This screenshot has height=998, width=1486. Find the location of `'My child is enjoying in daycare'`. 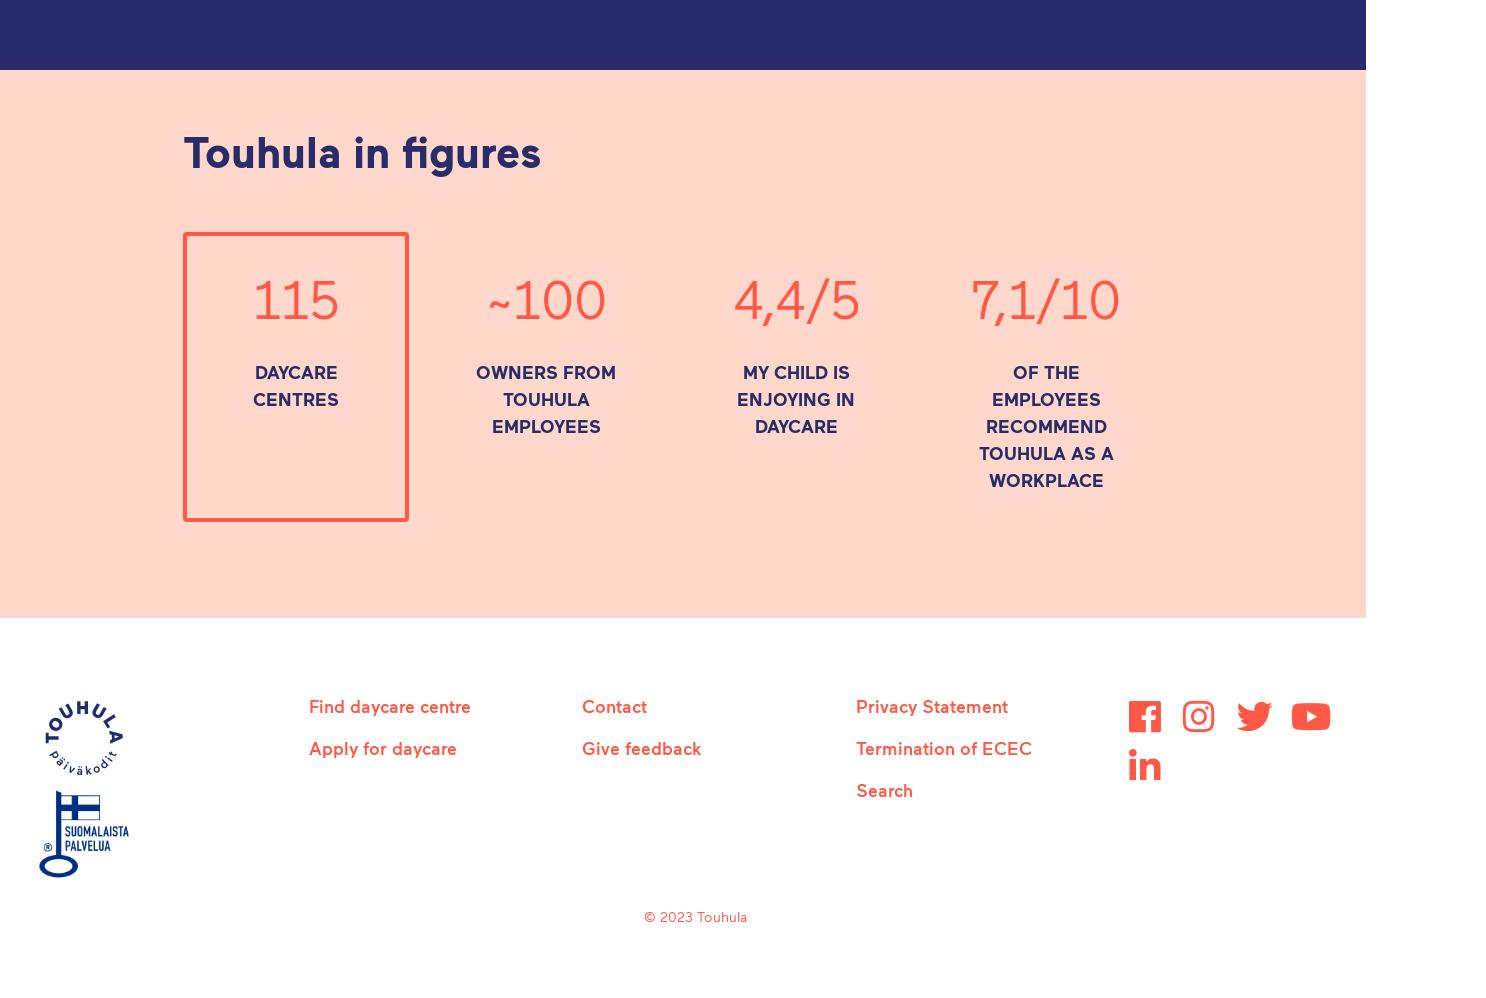

'My child is enjoying in daycare' is located at coordinates (795, 398).